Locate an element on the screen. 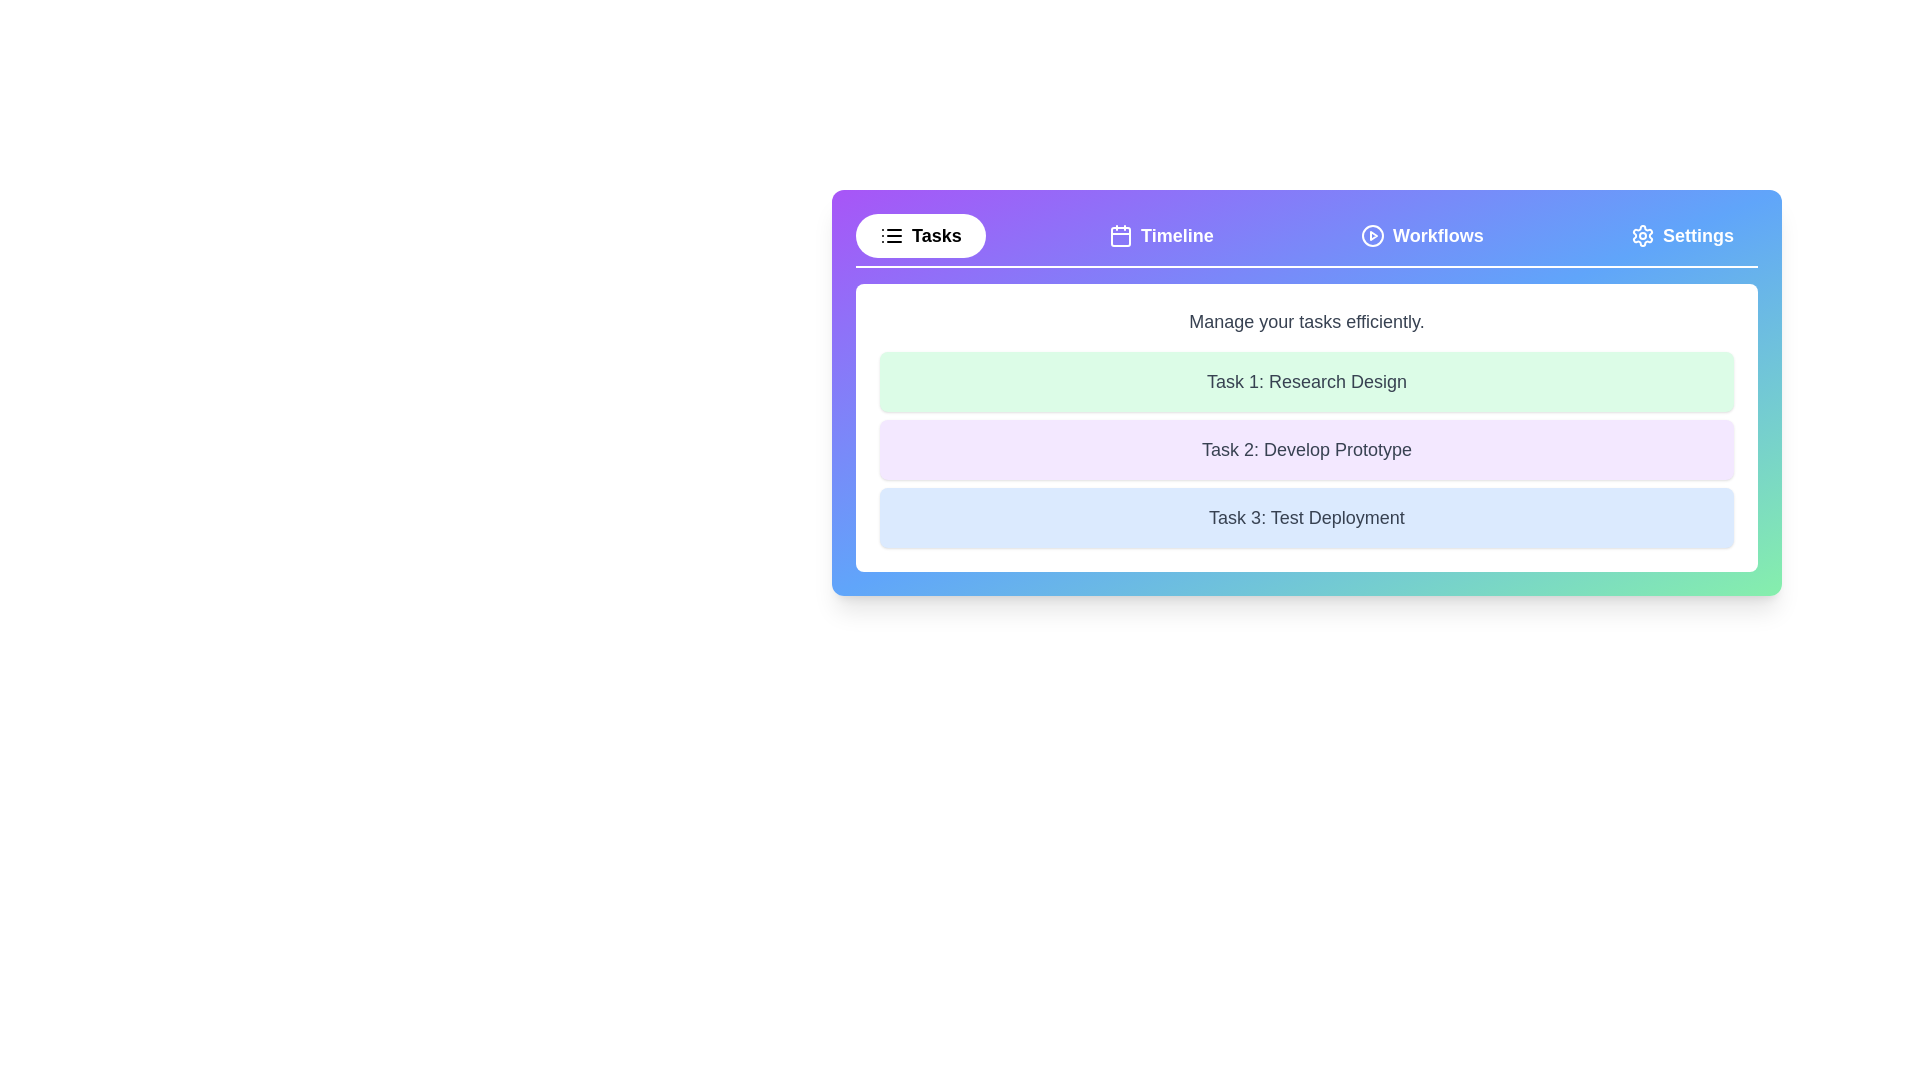 The image size is (1920, 1080). the Tasks tab to view its content is located at coordinates (919, 234).